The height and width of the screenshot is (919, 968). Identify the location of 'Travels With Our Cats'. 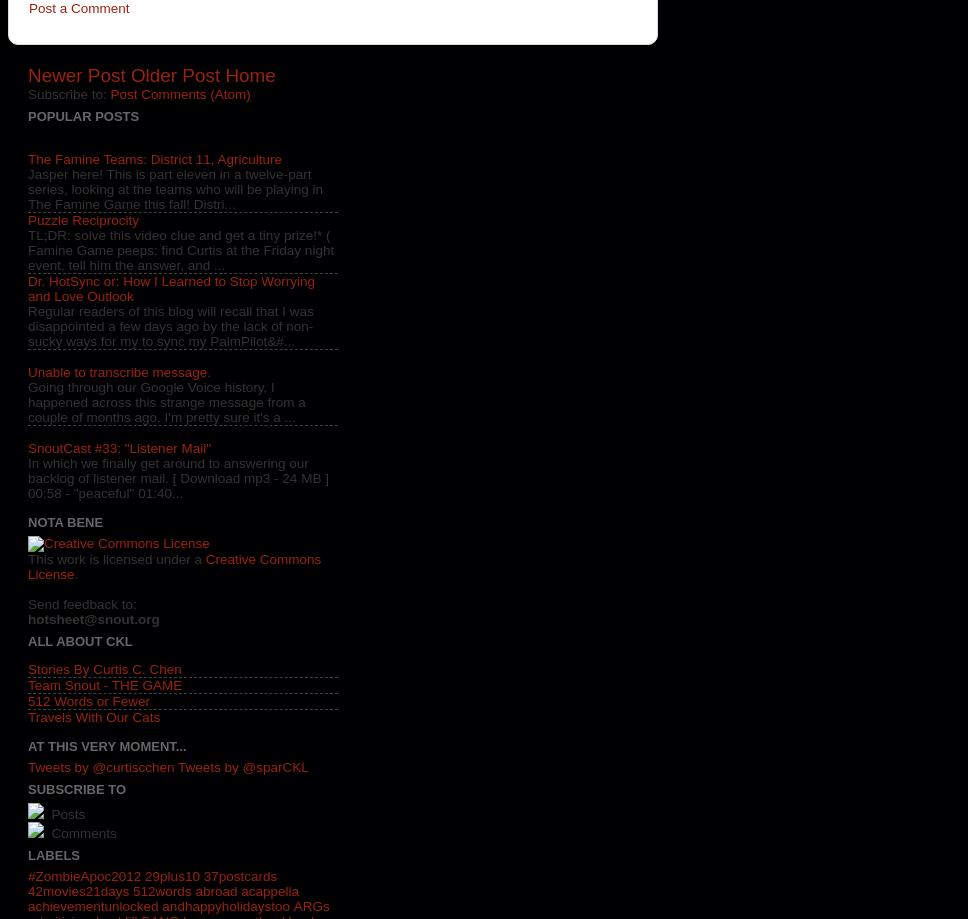
(93, 716).